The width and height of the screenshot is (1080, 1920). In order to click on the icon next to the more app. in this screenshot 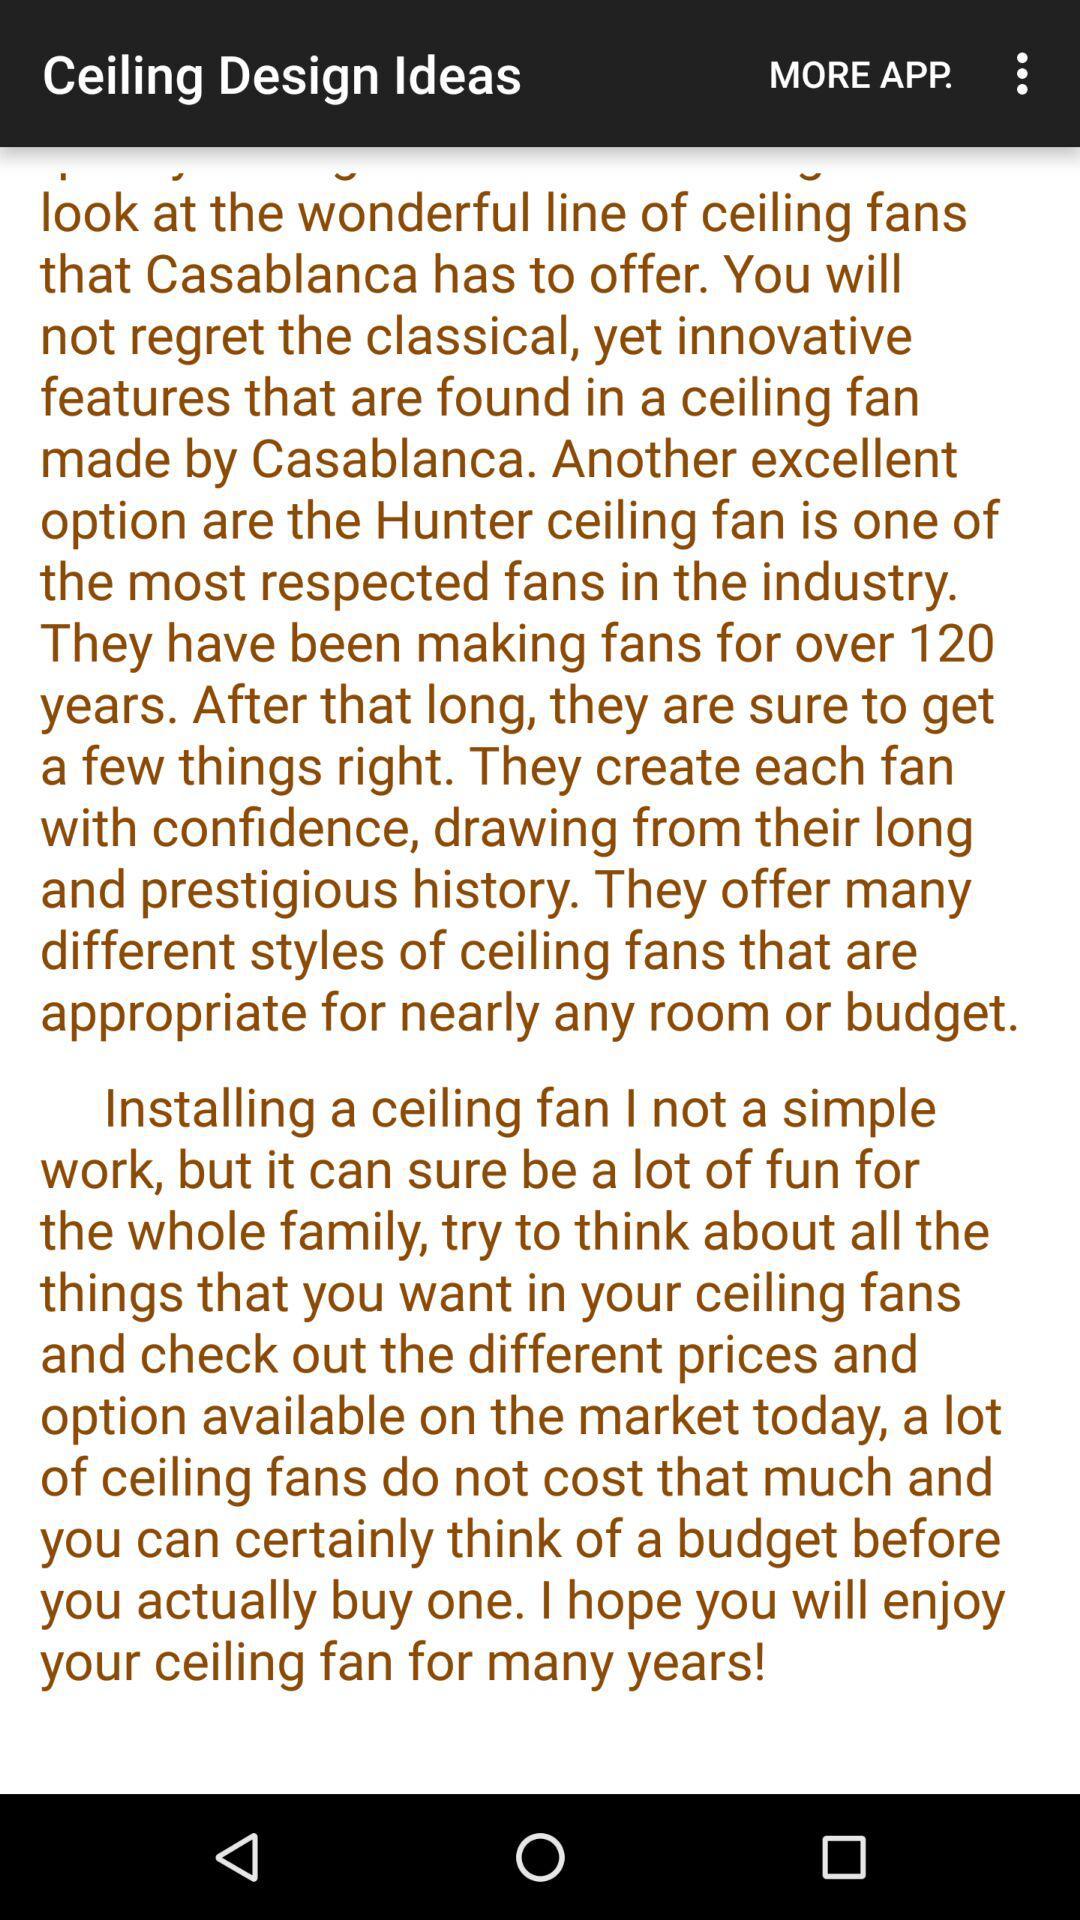, I will do `click(1027, 73)`.